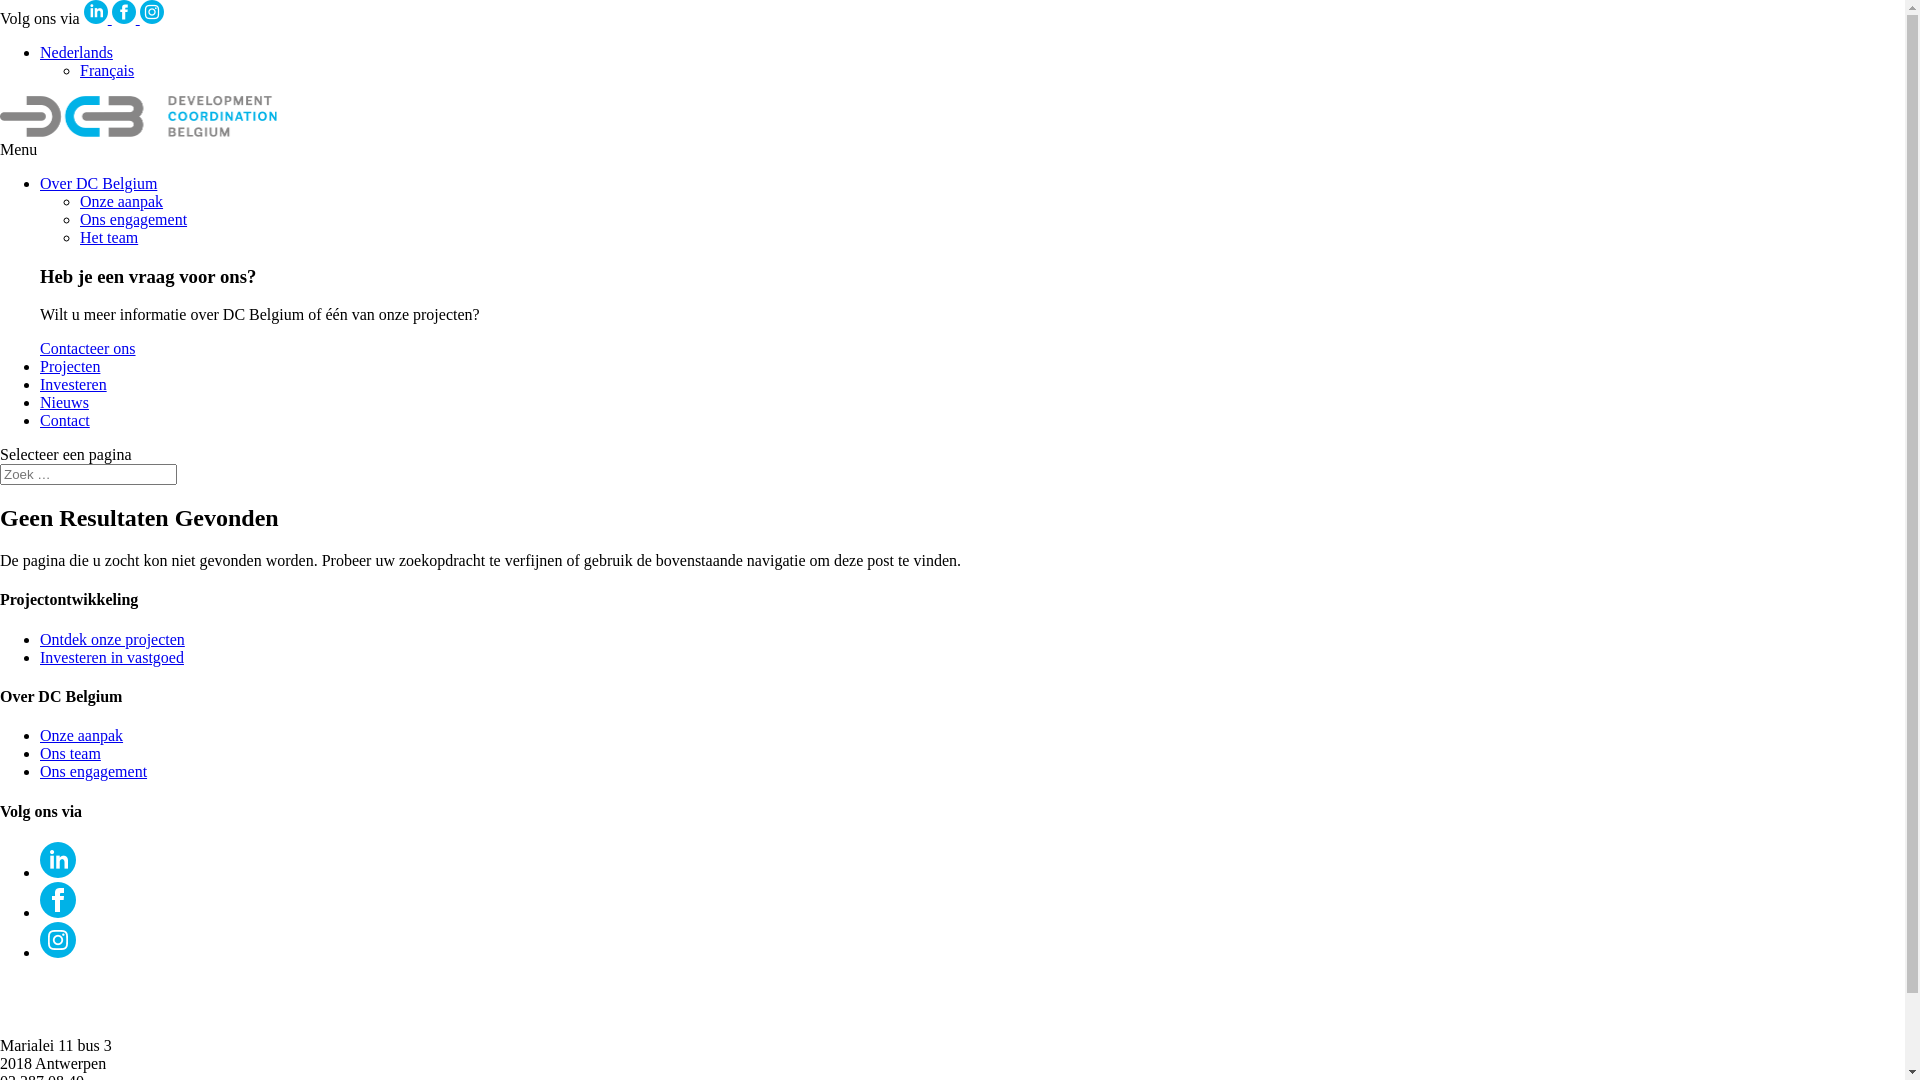 This screenshot has width=1920, height=1080. What do you see at coordinates (82, 18) in the screenshot?
I see `'DC Belgium LinkedIn'` at bounding box center [82, 18].